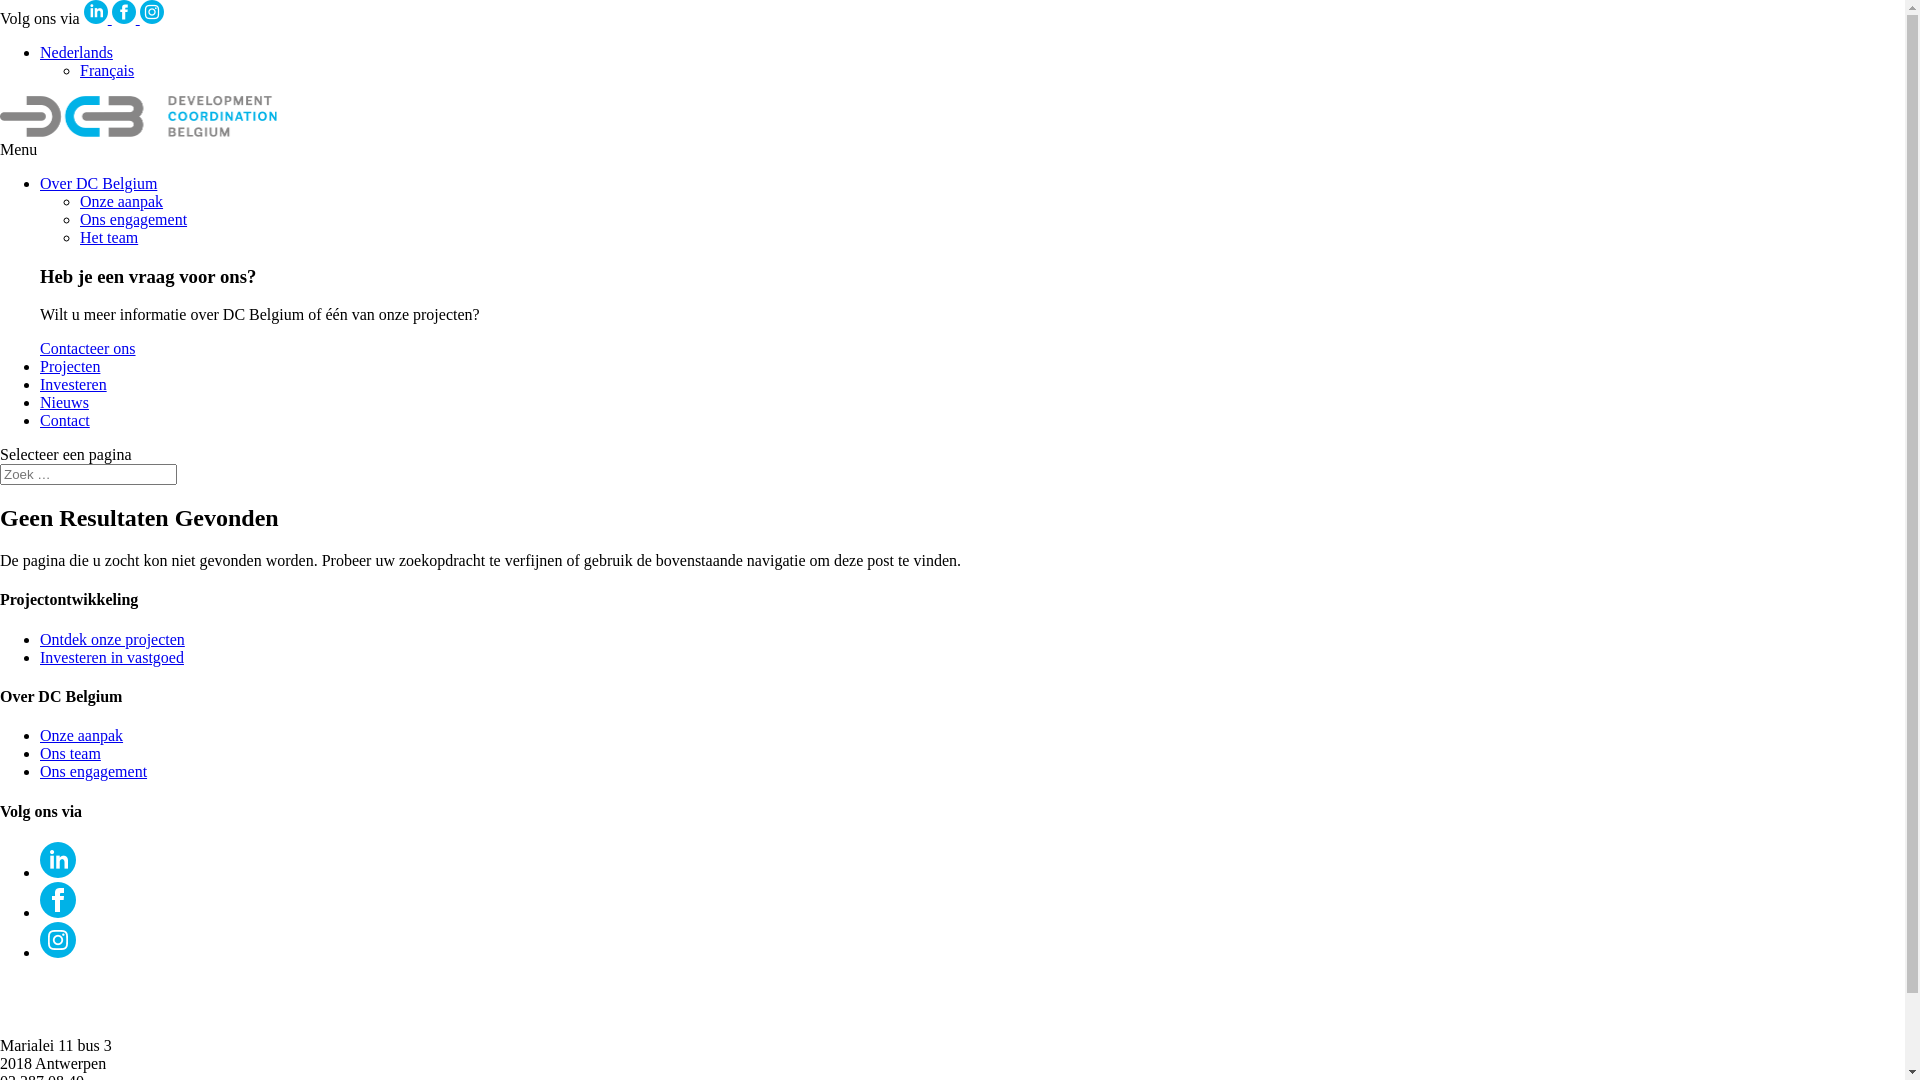 This screenshot has width=1920, height=1080. What do you see at coordinates (82, 18) in the screenshot?
I see `'DC Belgium LinkedIn'` at bounding box center [82, 18].